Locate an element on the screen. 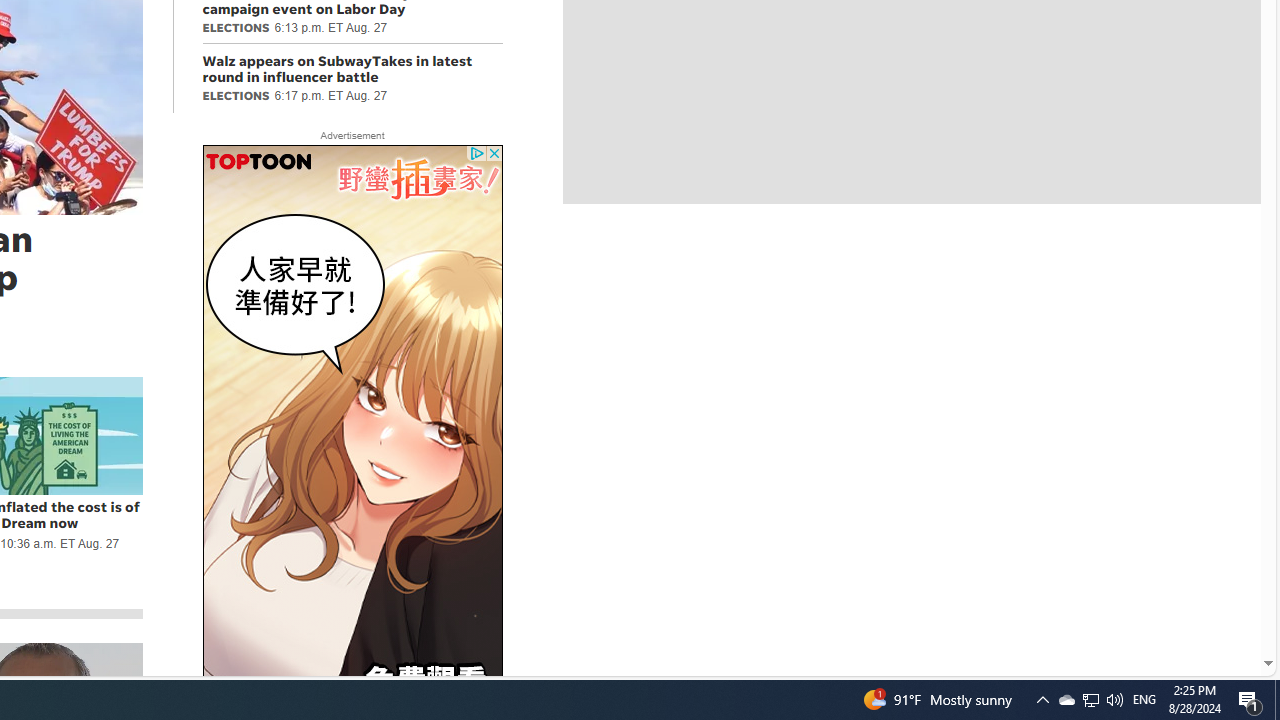  'Class: privacy_out' is located at coordinates (475, 152).